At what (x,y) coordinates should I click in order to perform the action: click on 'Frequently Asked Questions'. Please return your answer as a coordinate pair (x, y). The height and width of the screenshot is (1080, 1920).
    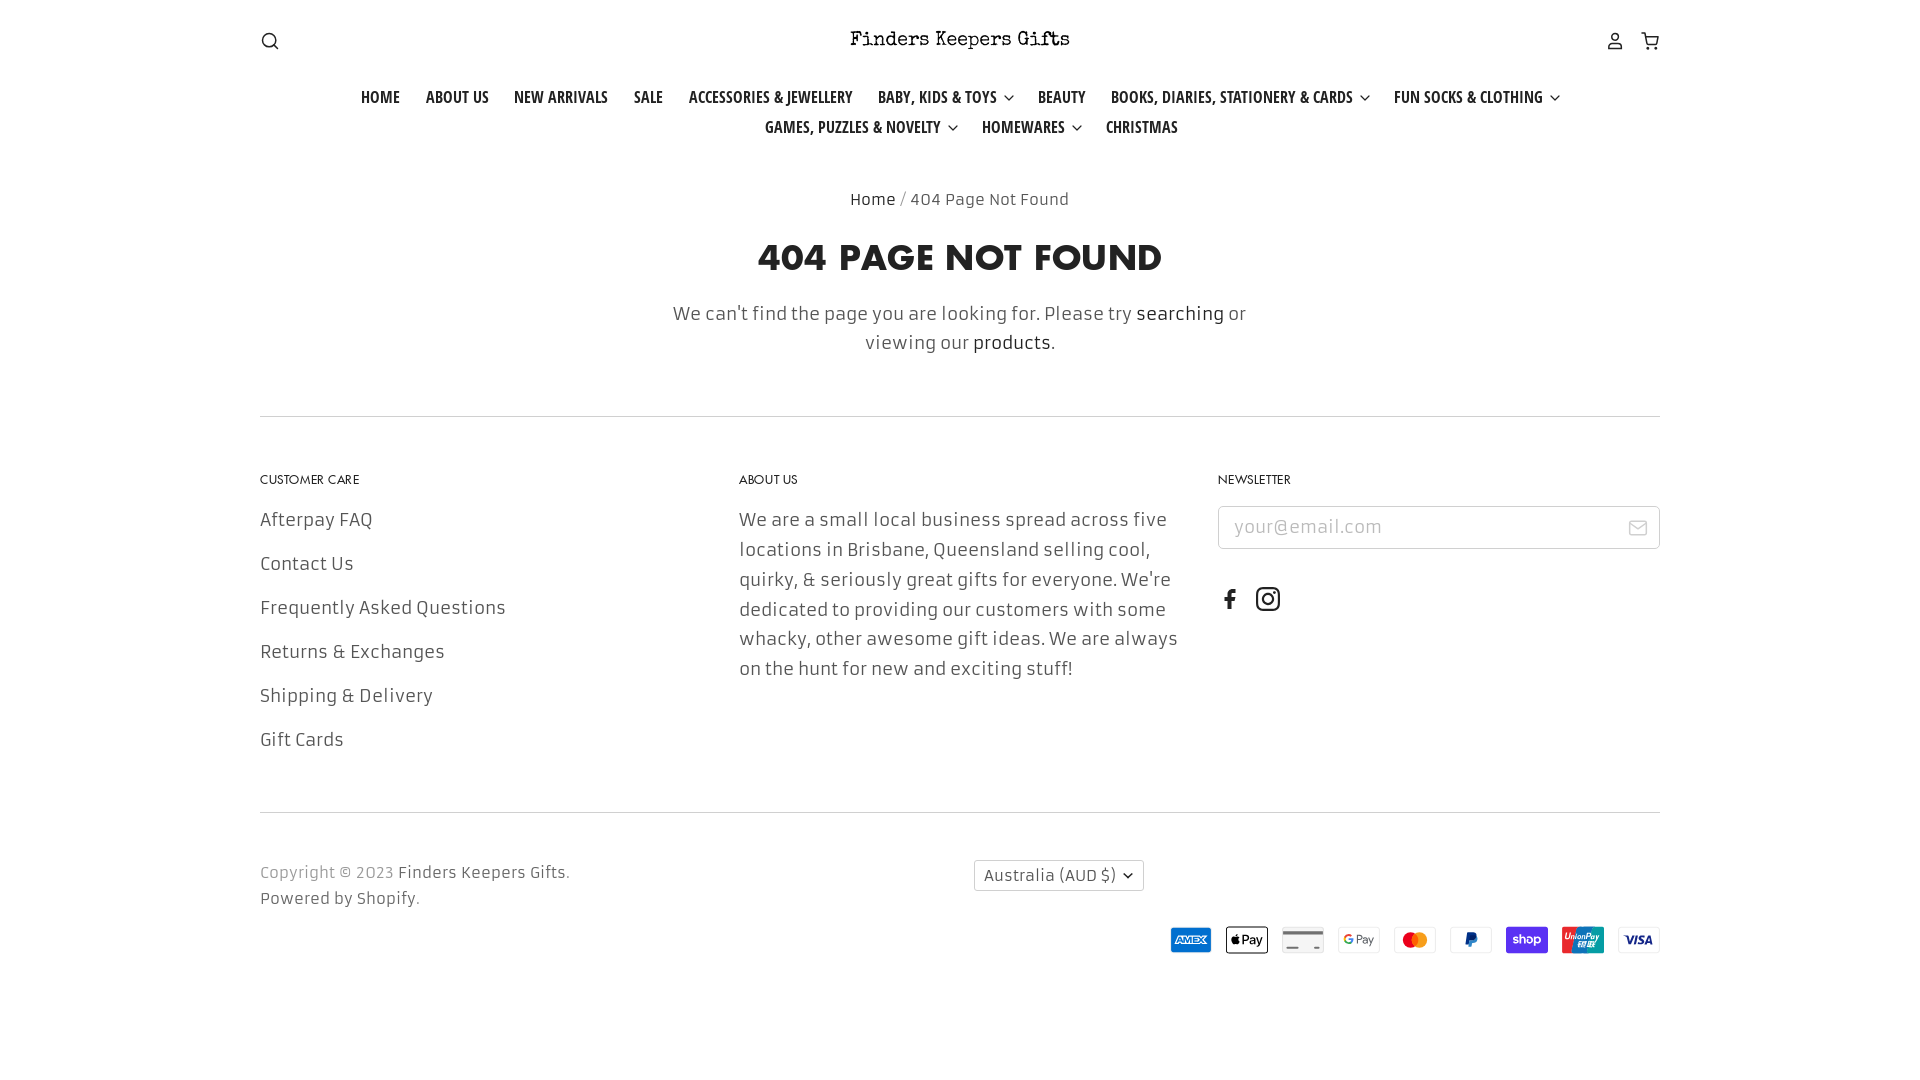
    Looking at the image, I should click on (383, 607).